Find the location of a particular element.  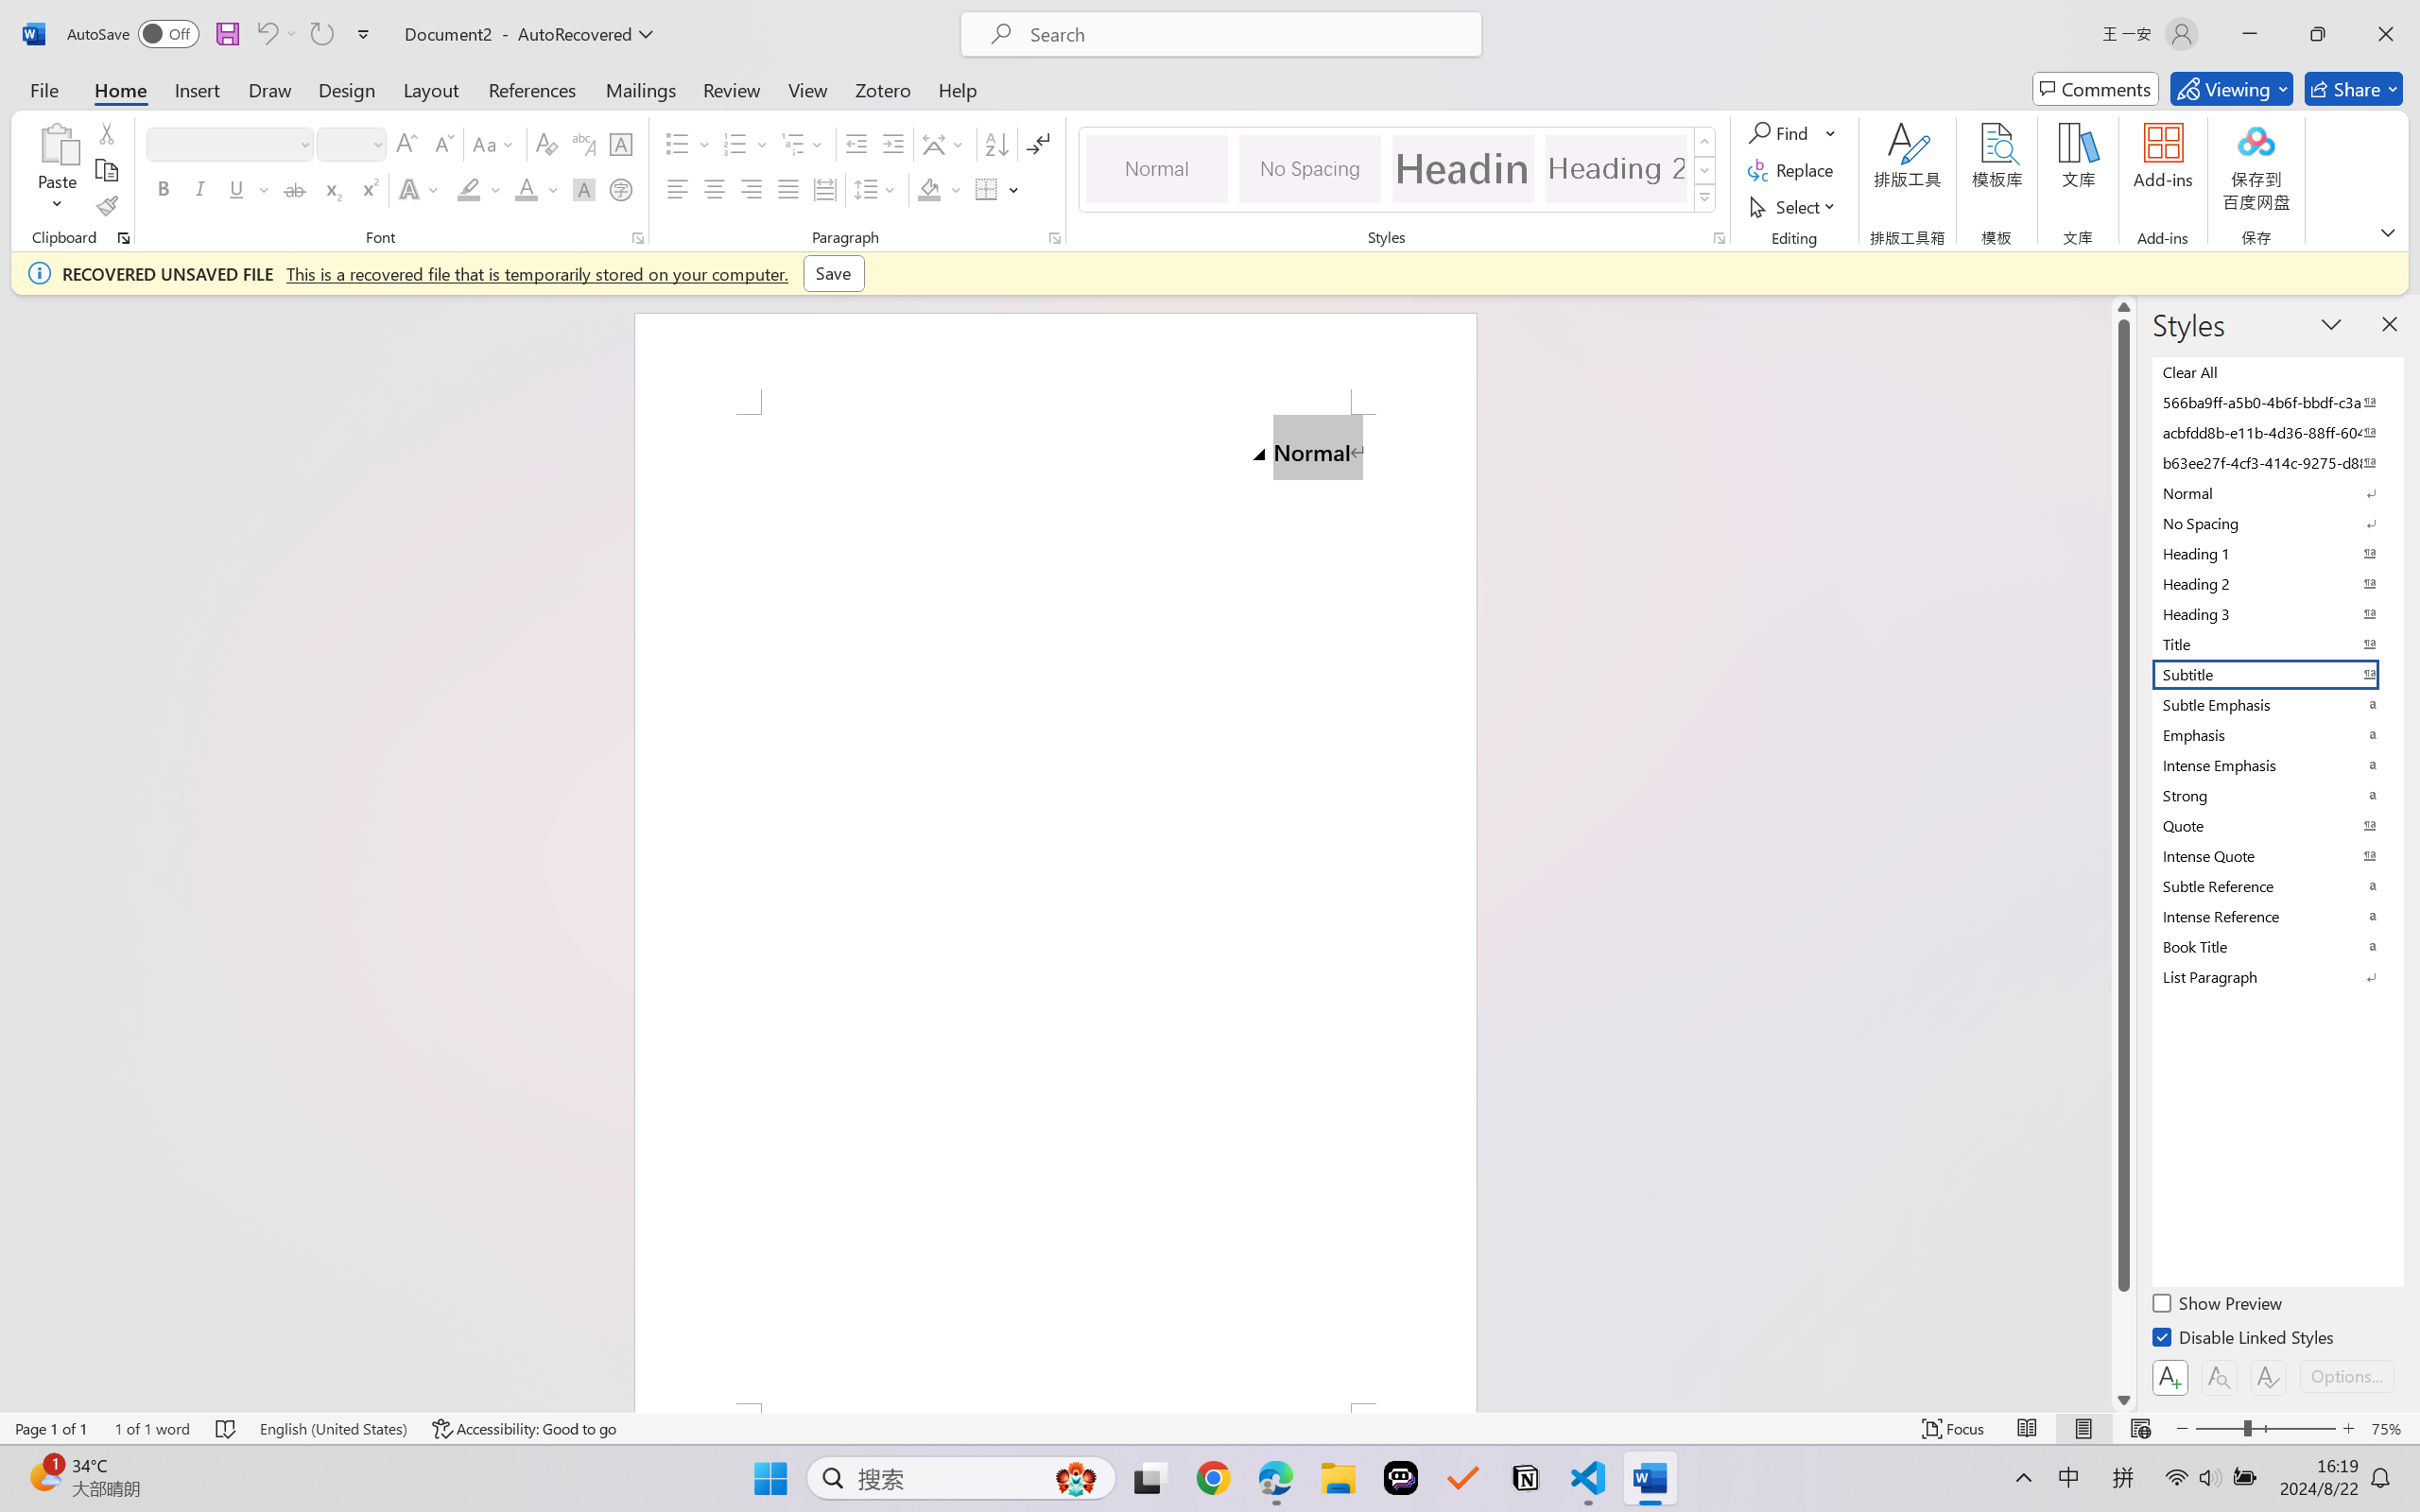

'Options...' is located at coordinates (2344, 1375).